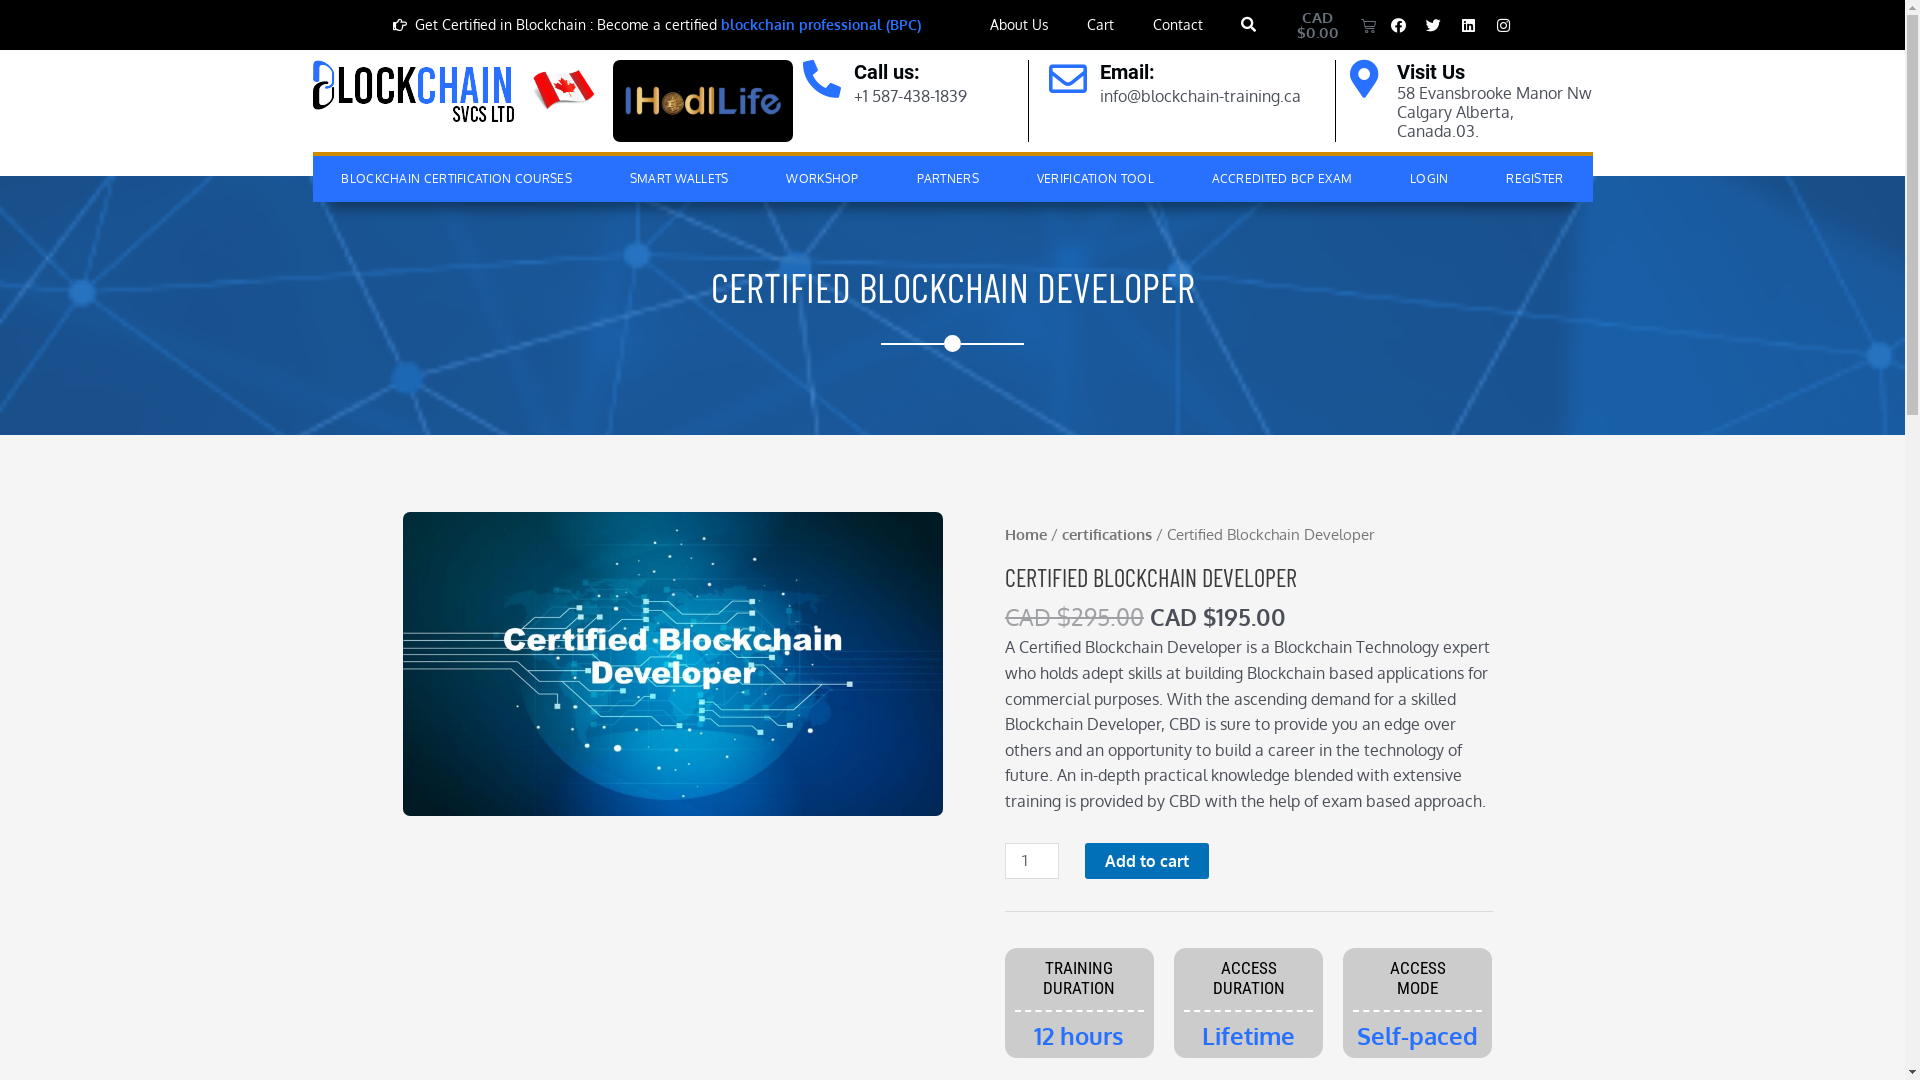  What do you see at coordinates (1397, 24) in the screenshot?
I see `'Facebook'` at bounding box center [1397, 24].